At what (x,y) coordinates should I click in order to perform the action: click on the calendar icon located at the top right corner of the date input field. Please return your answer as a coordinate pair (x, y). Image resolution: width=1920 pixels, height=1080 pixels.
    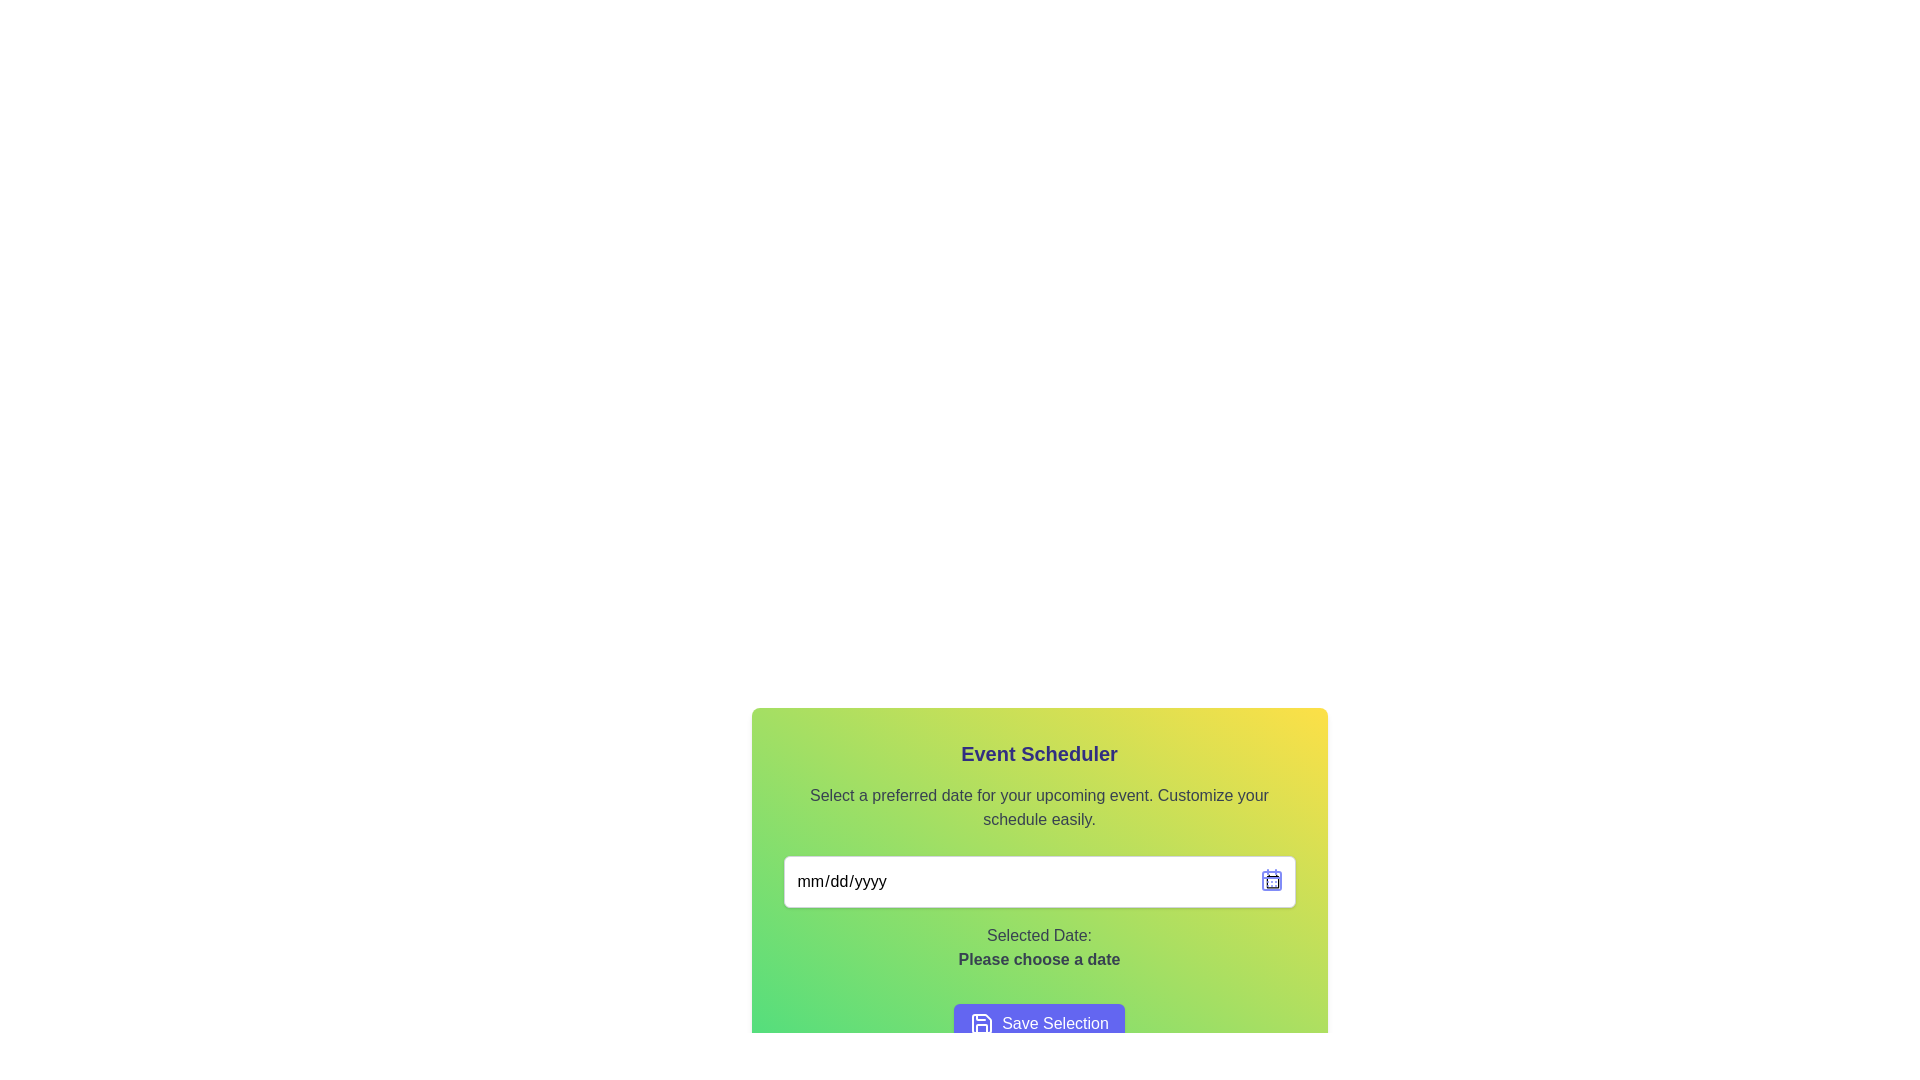
    Looking at the image, I should click on (1270, 878).